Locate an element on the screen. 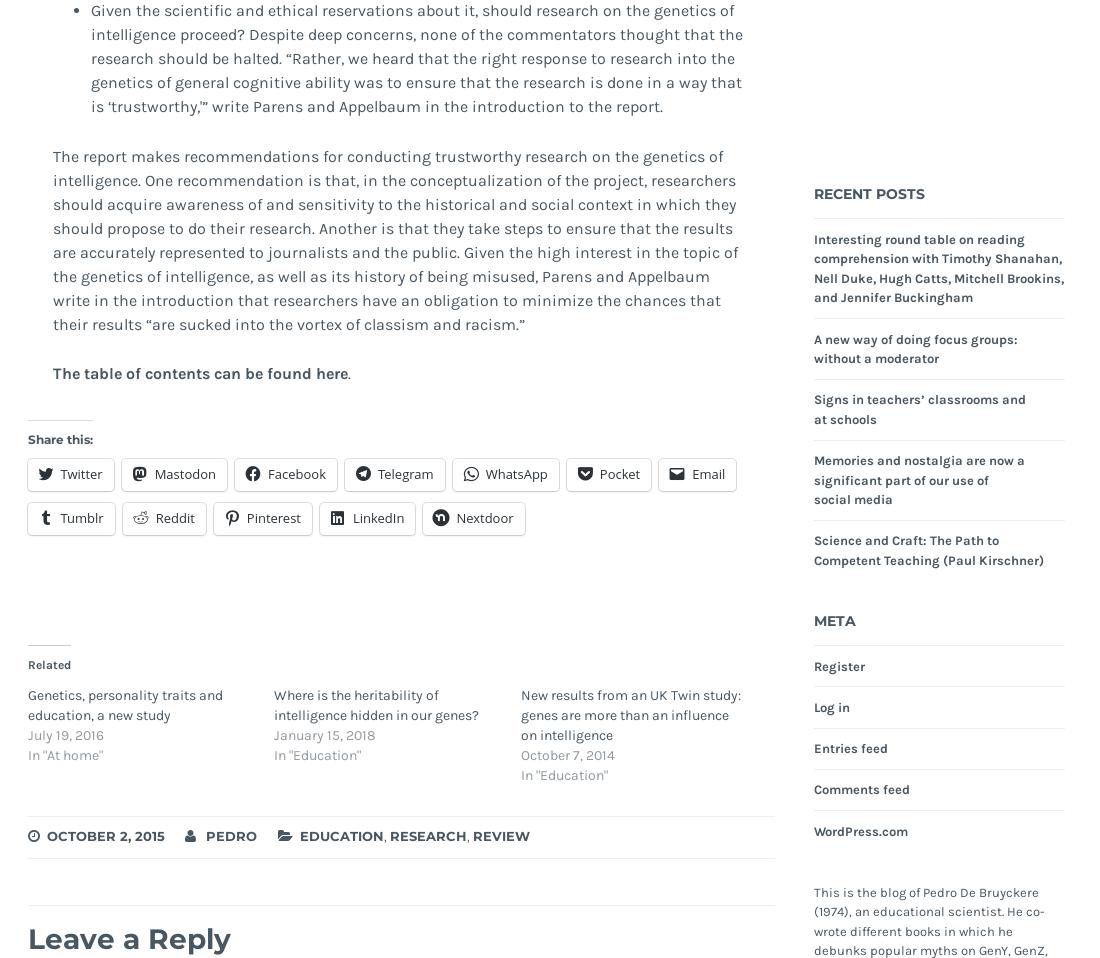 Image resolution: width=1100 pixels, height=958 pixels. 'Recent Posts' is located at coordinates (867, 192).